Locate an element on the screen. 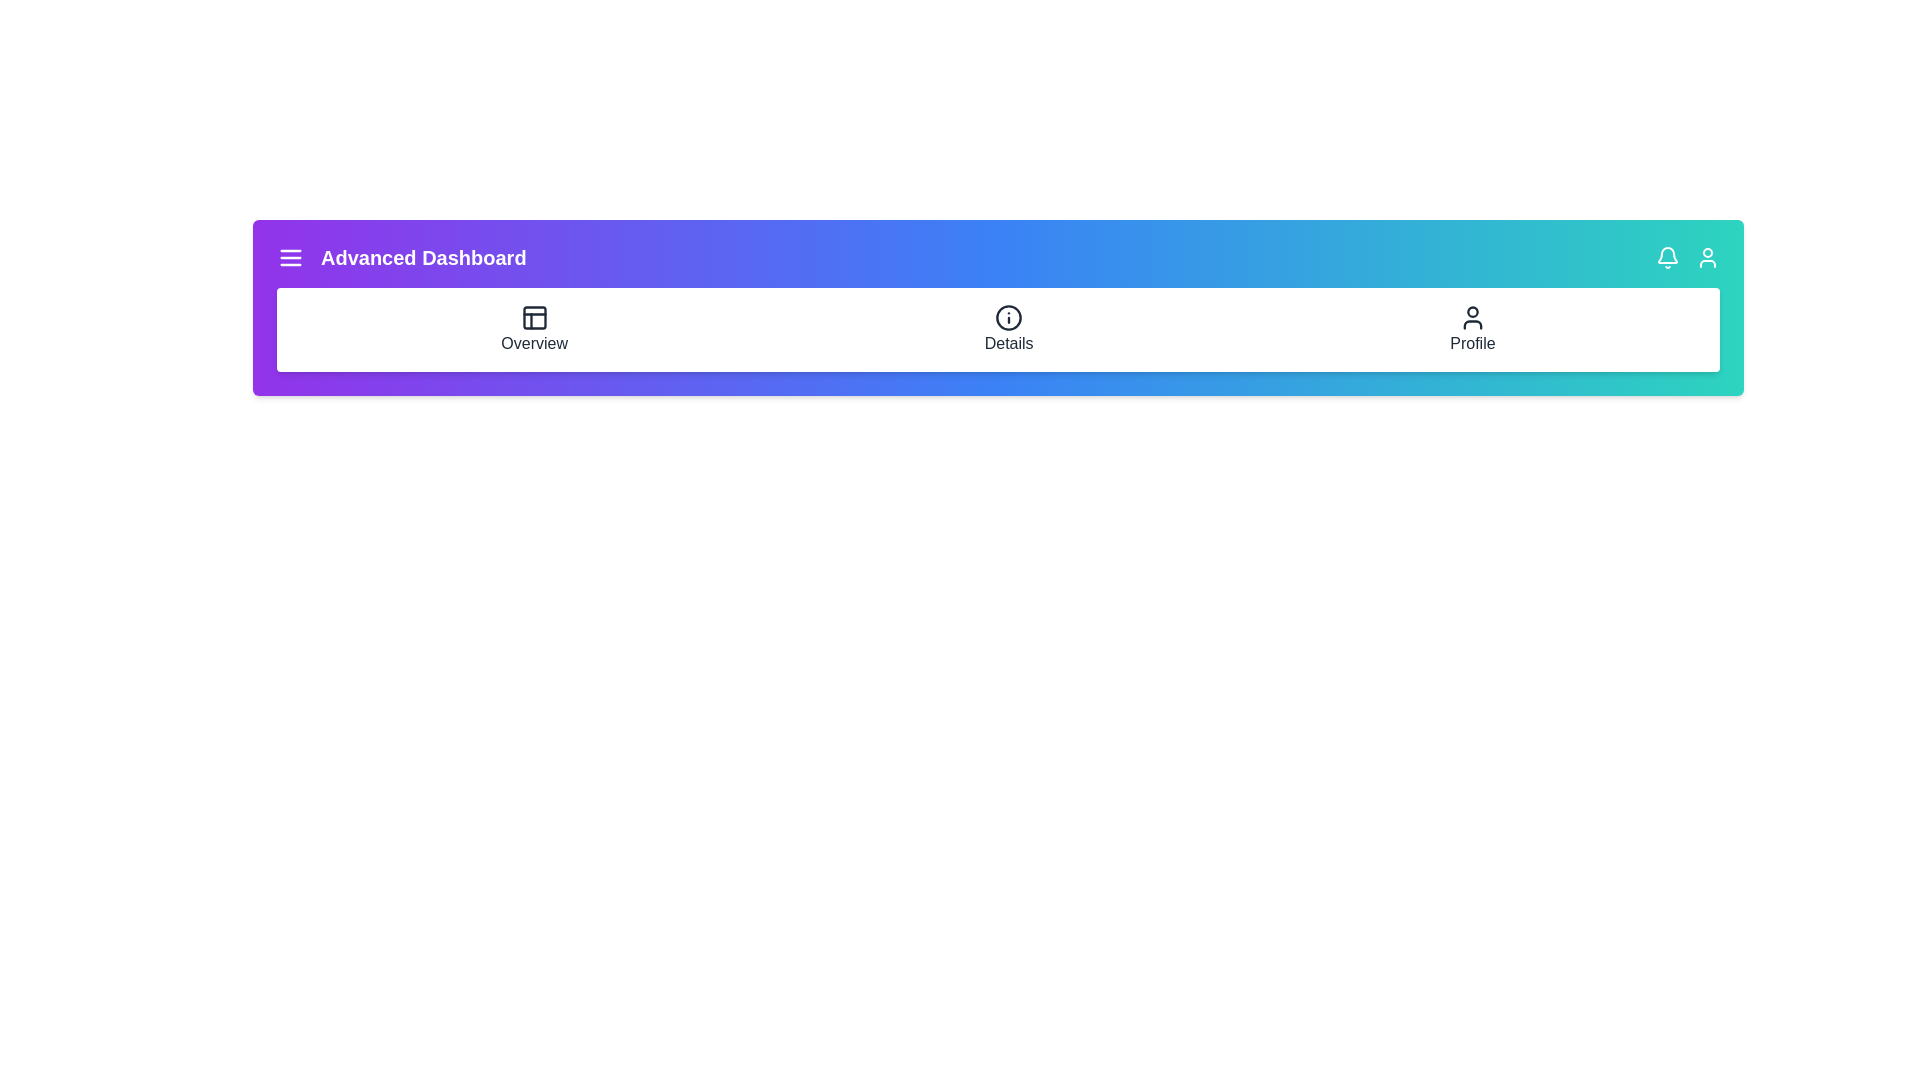 This screenshot has width=1920, height=1080. the 'Overview' navigation item to navigate to the overview section is located at coordinates (533, 329).